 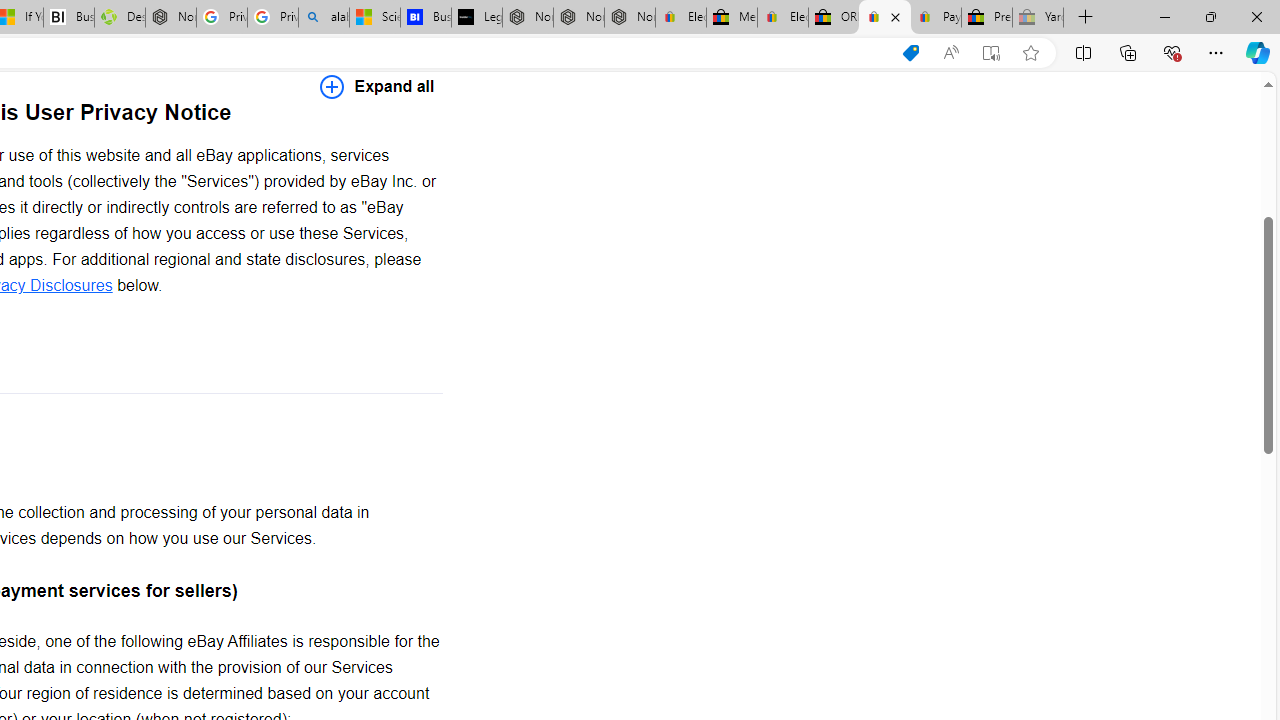 I want to click on 'Nordace - My Account', so click(x=170, y=17).